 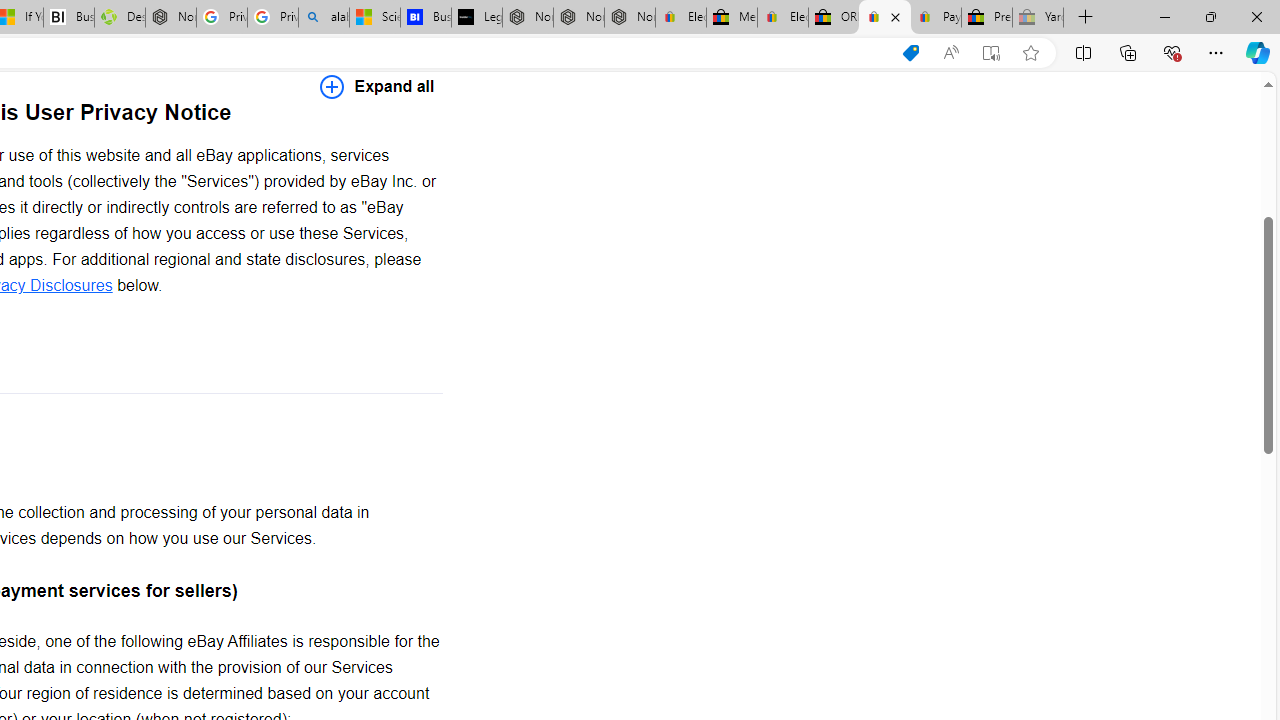 I want to click on 'Nordace - My Account', so click(x=170, y=17).